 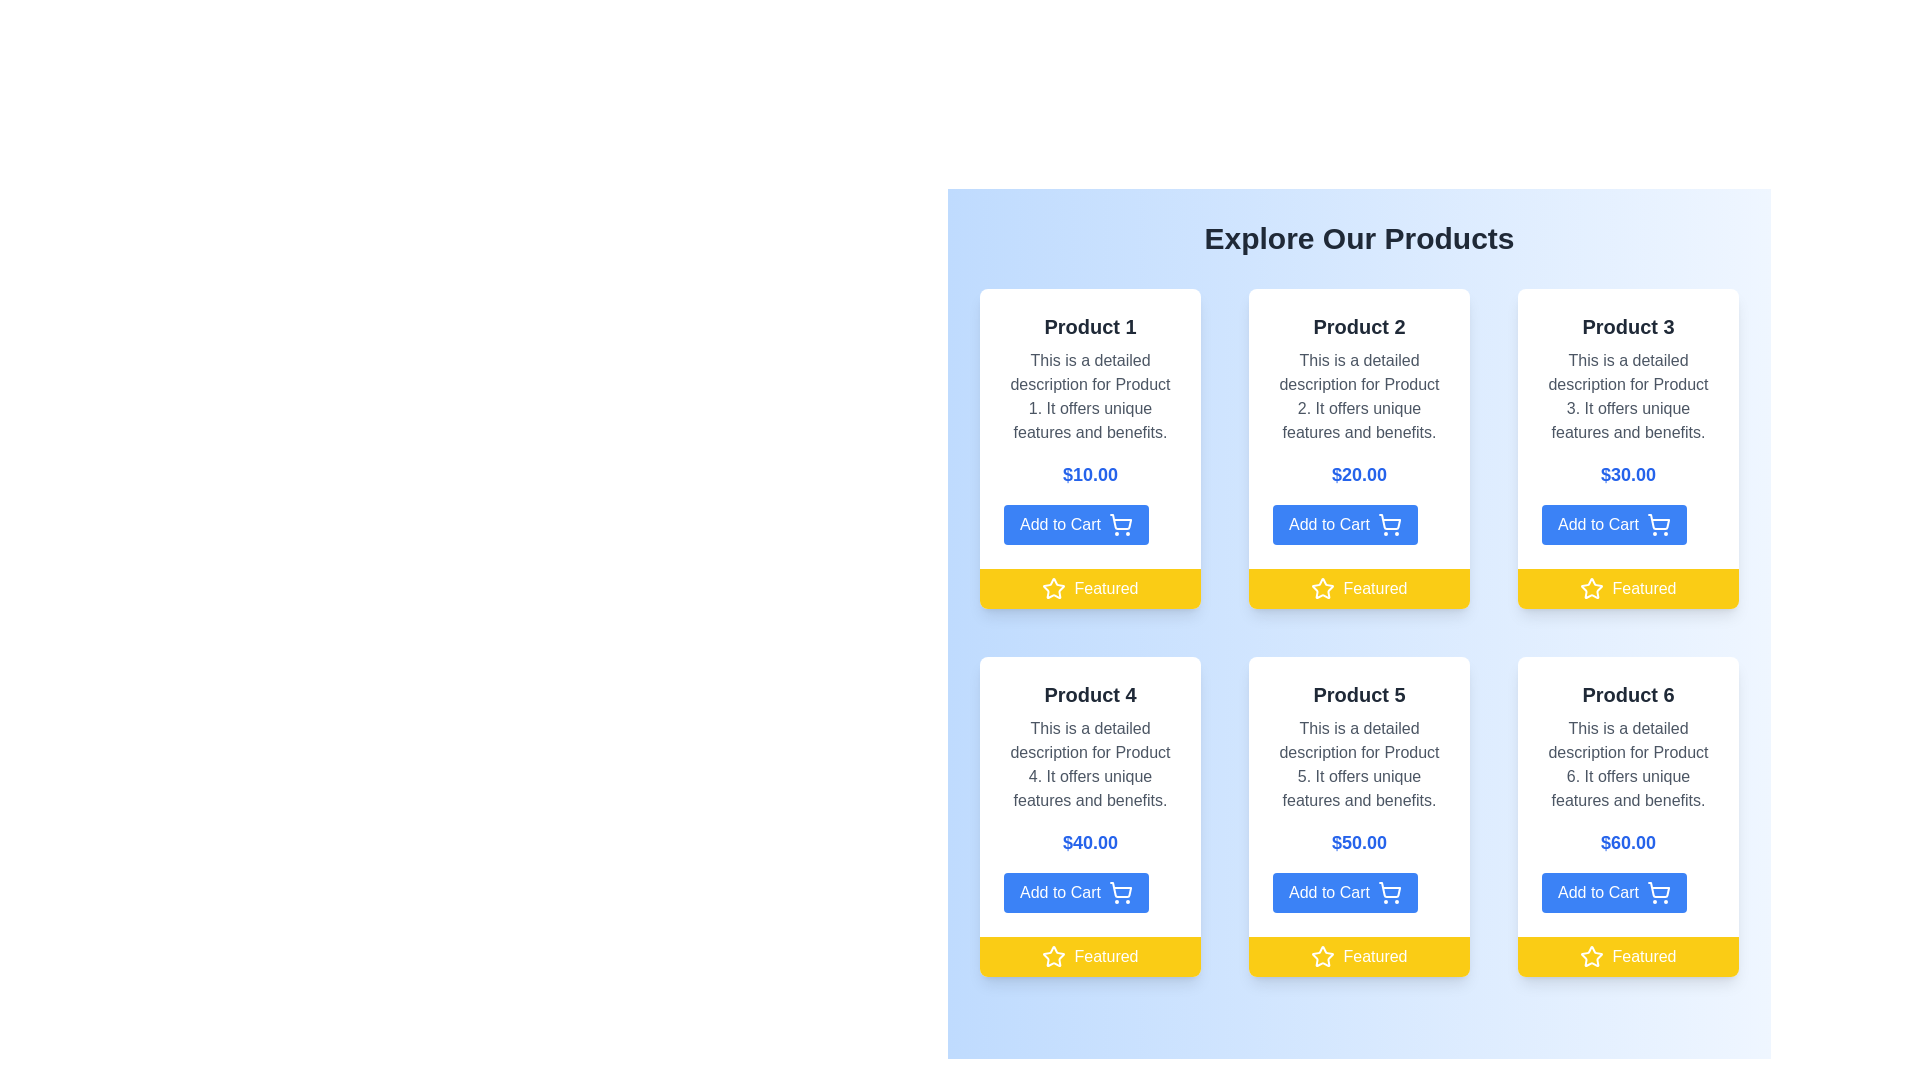 What do you see at coordinates (1323, 588) in the screenshot?
I see `the star icon with a white fill on a yellow background indicating 'Featured' status, located at the bottom left of Product 2's card` at bounding box center [1323, 588].